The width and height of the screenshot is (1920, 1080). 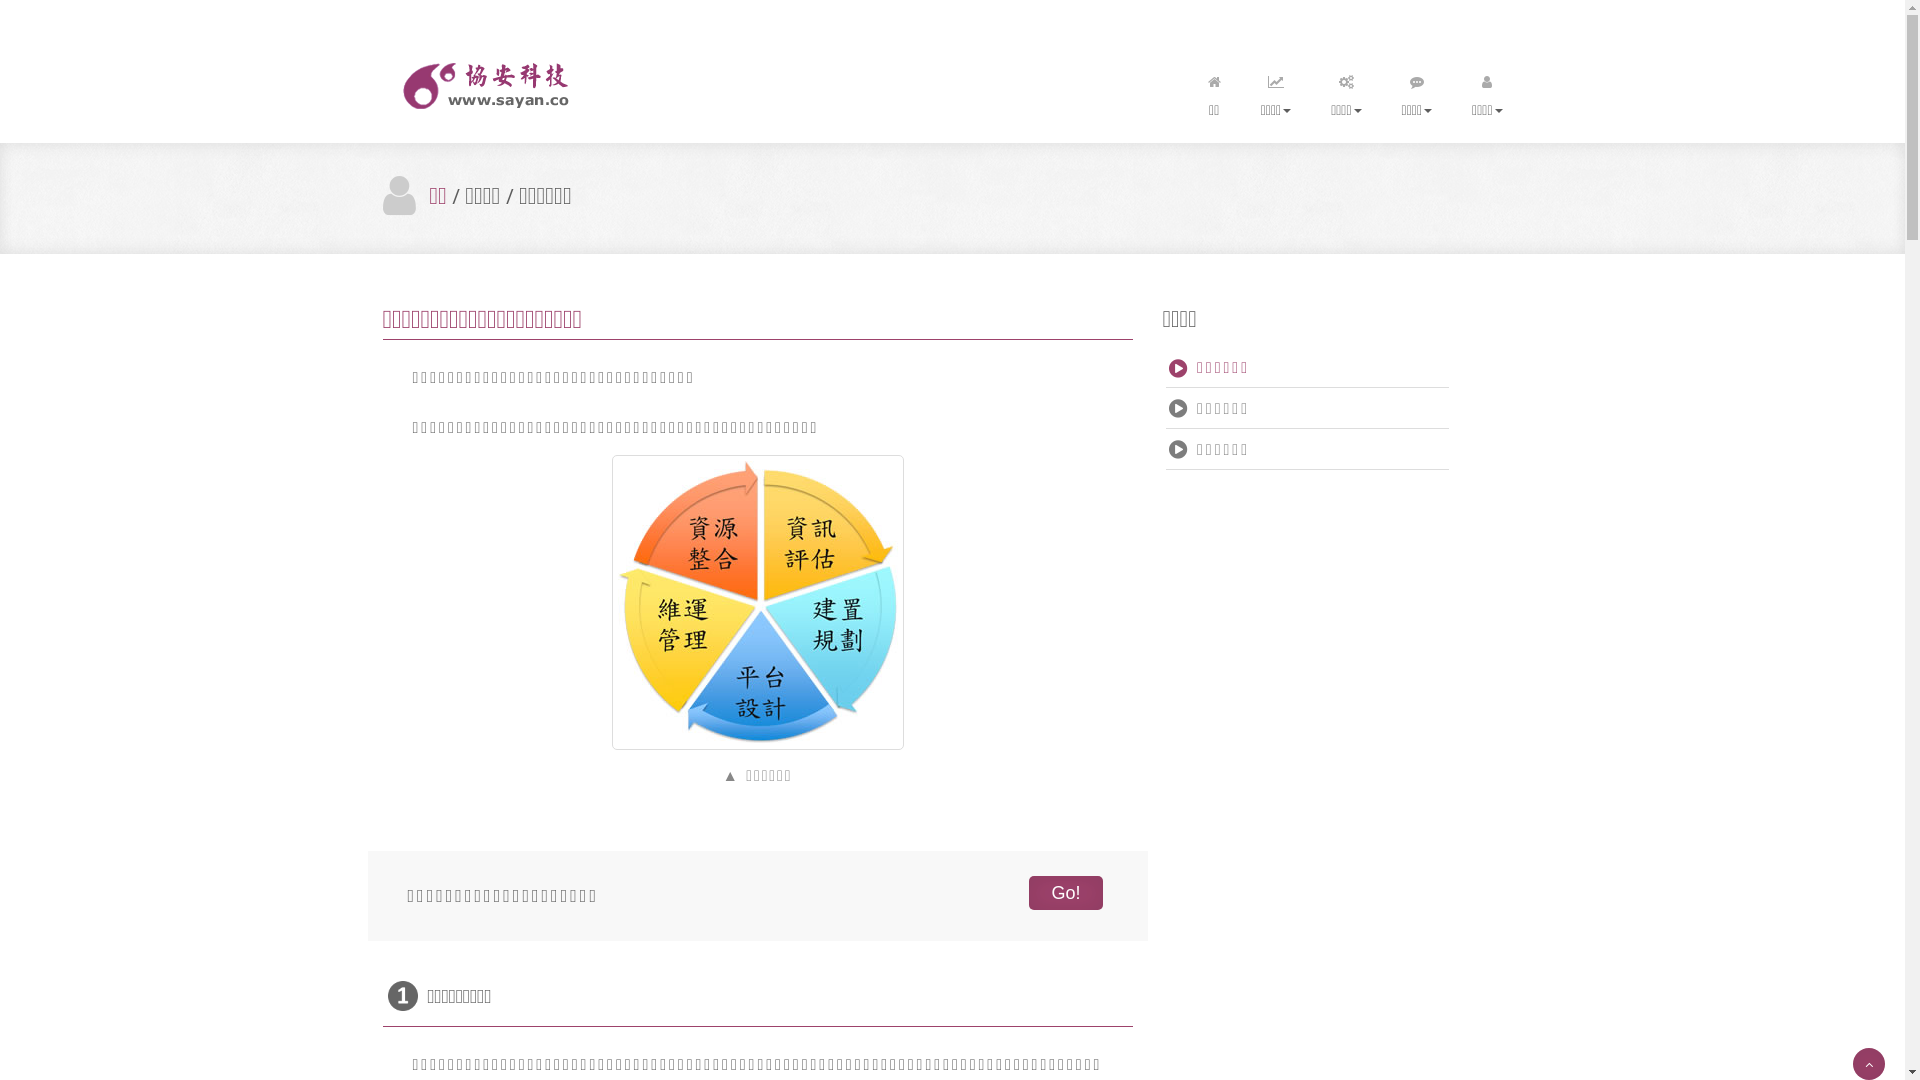 I want to click on 'Go!', so click(x=1028, y=892).